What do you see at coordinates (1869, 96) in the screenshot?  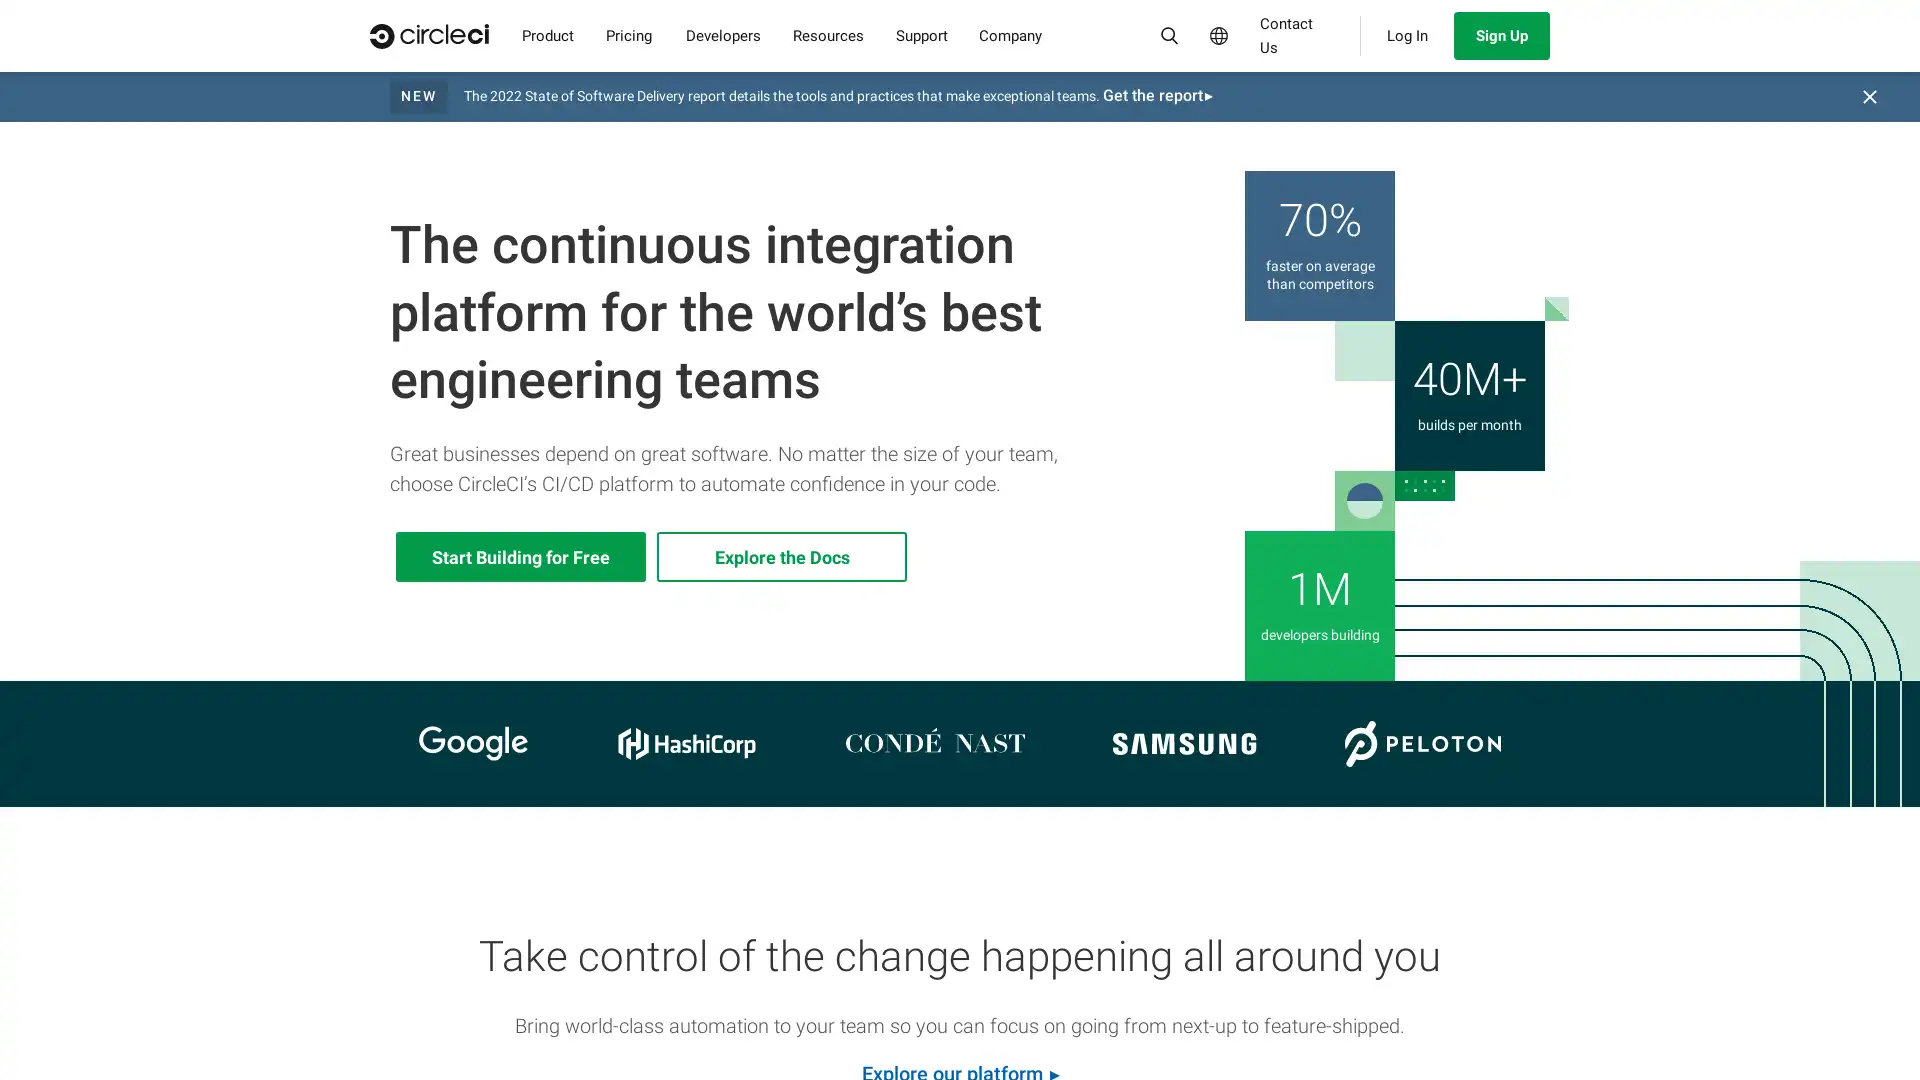 I see `Close banner` at bounding box center [1869, 96].